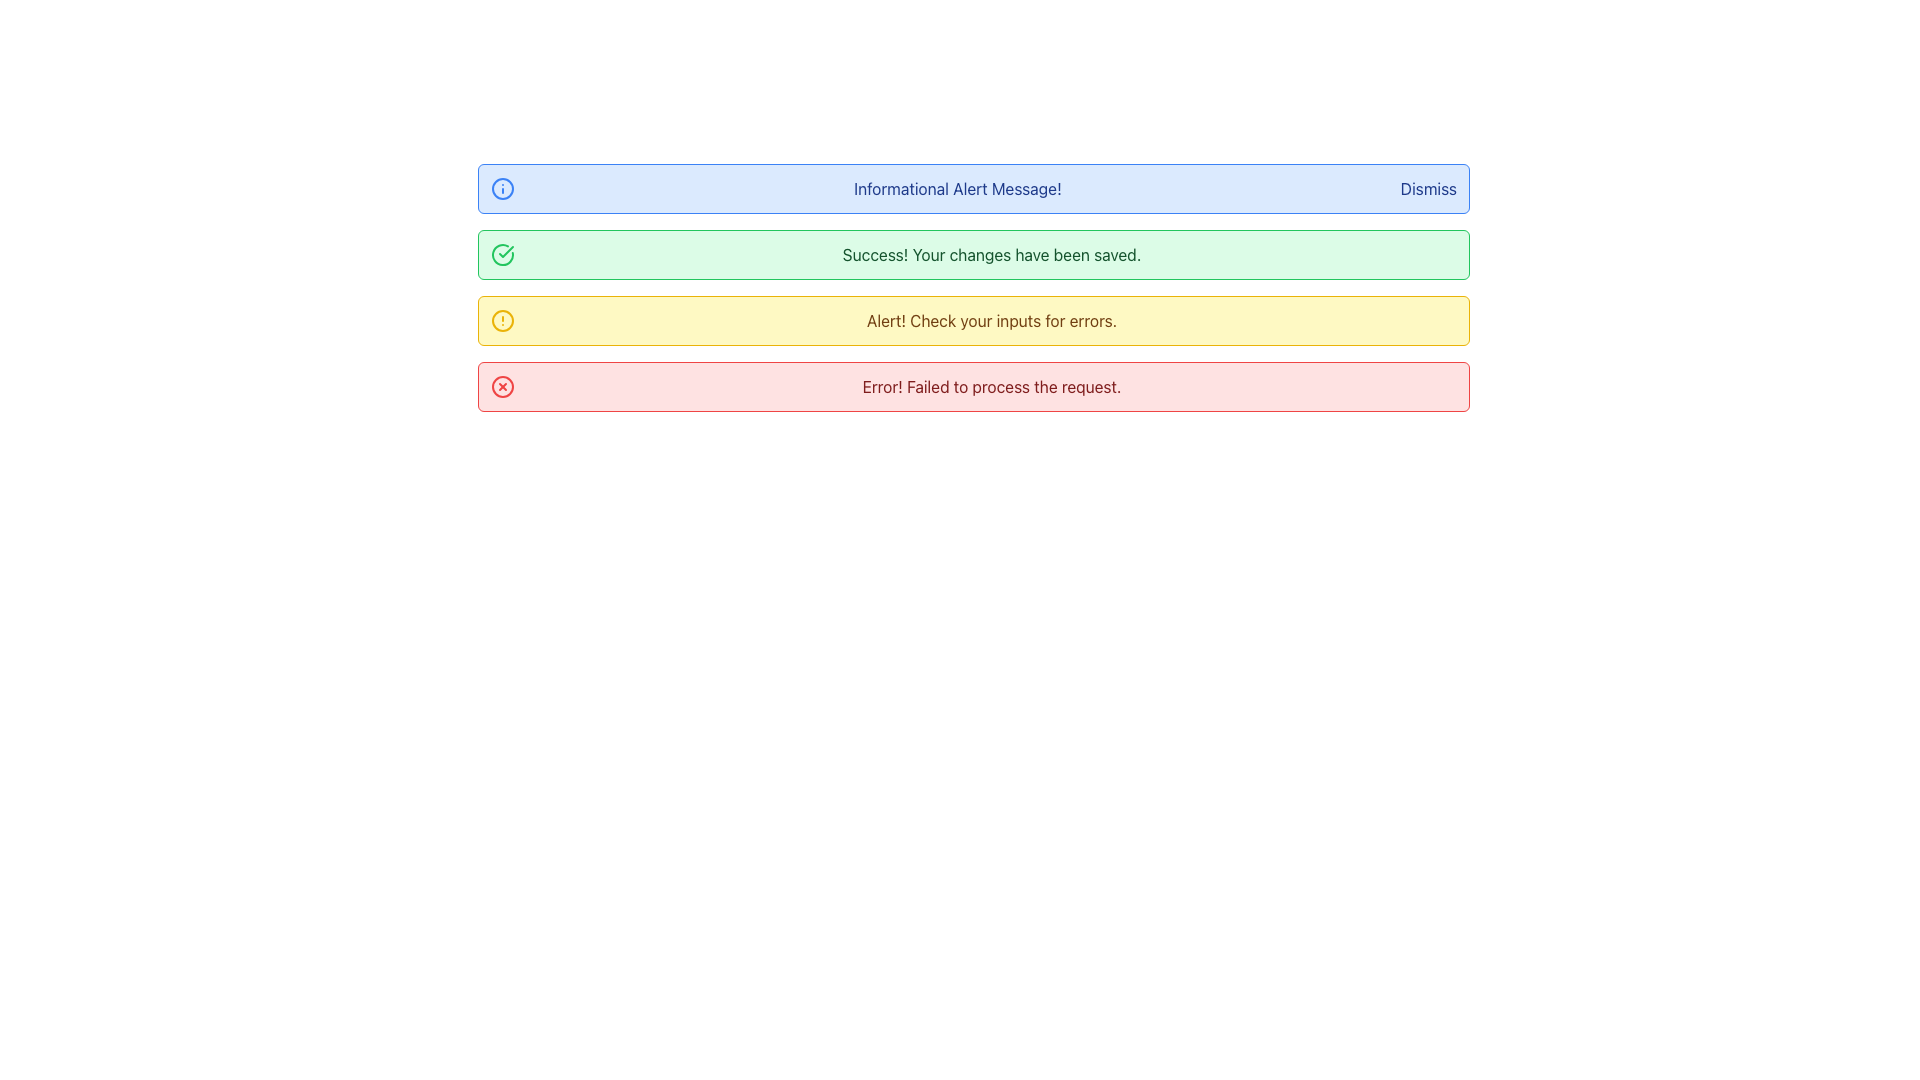  What do you see at coordinates (503, 253) in the screenshot?
I see `circular outline of the checkmark icon within the green notification bar, which is the second in a vertical stack of four notification bars, for development purposes` at bounding box center [503, 253].